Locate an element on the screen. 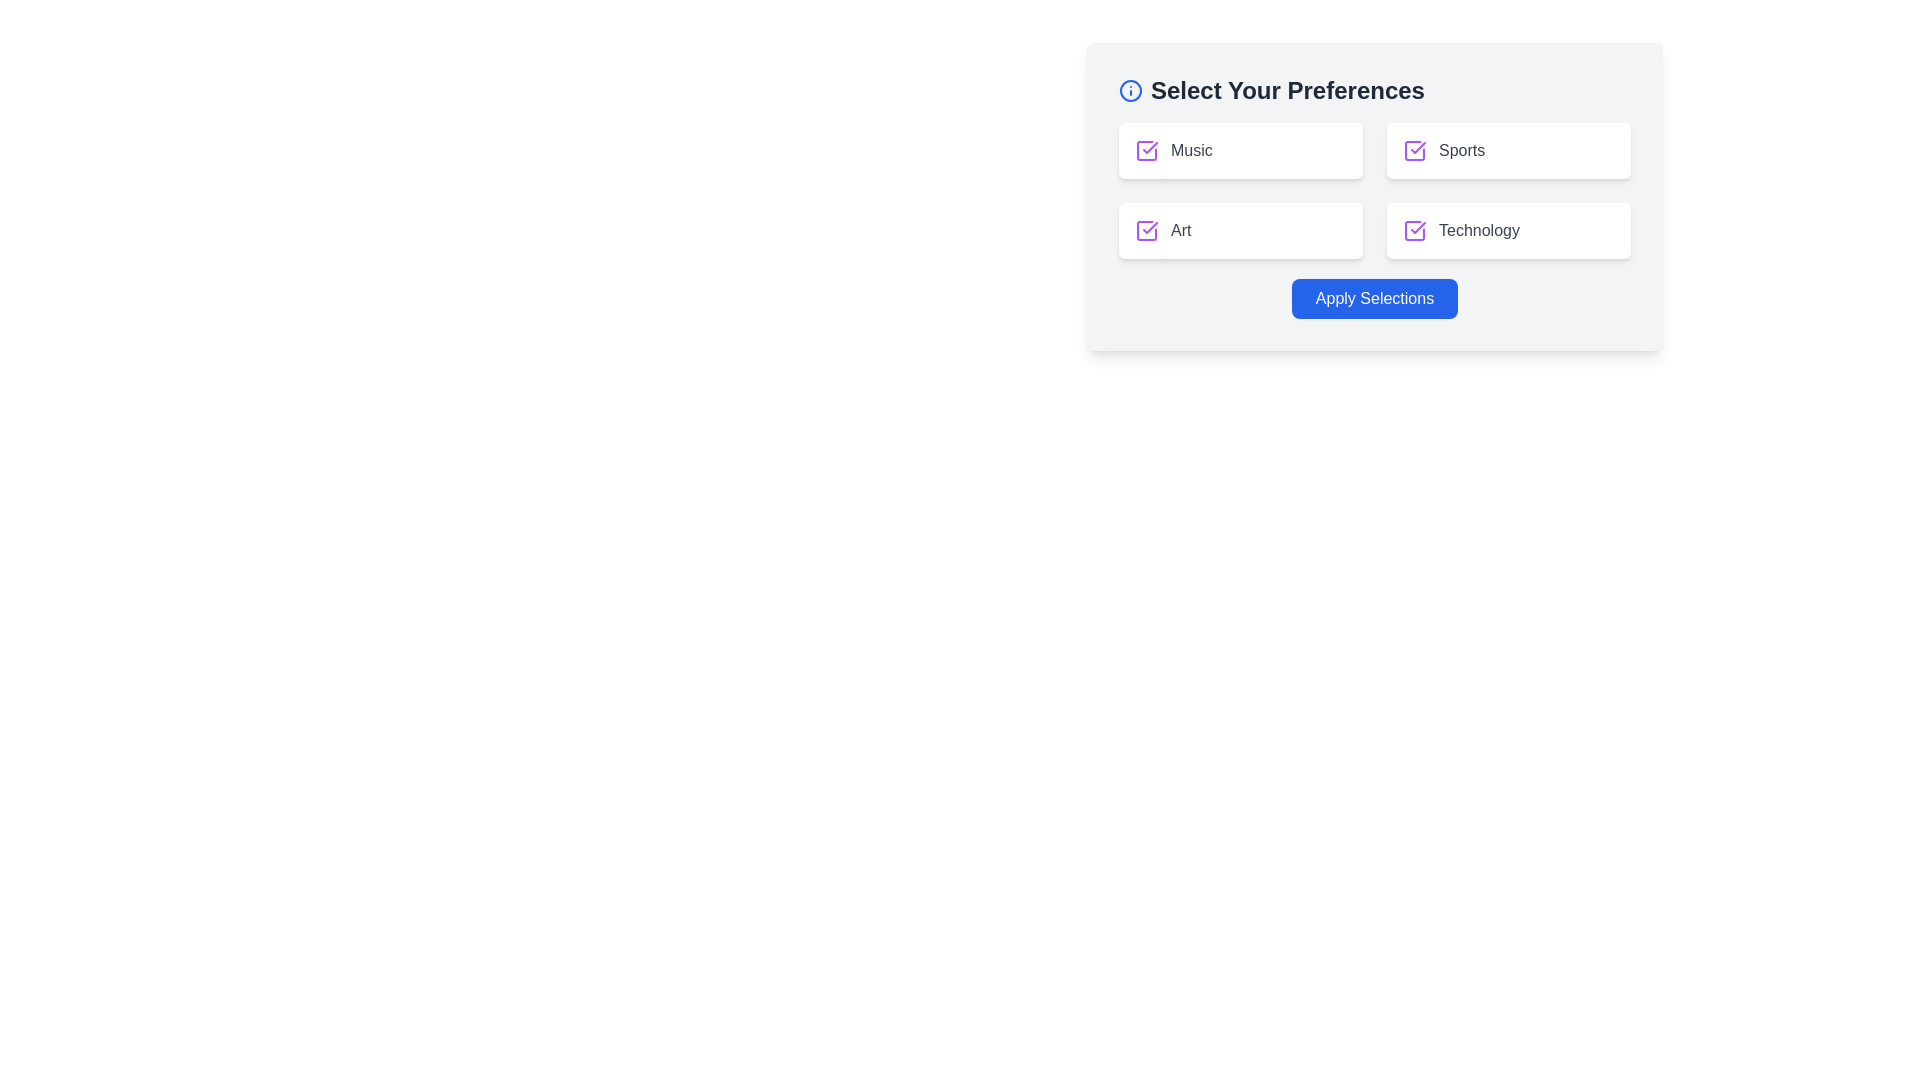  the 'Sports' label text, which serves as a label for a preference option in the second row, second column of the grid arrangement, adjacent to a checkbox is located at coordinates (1462, 149).